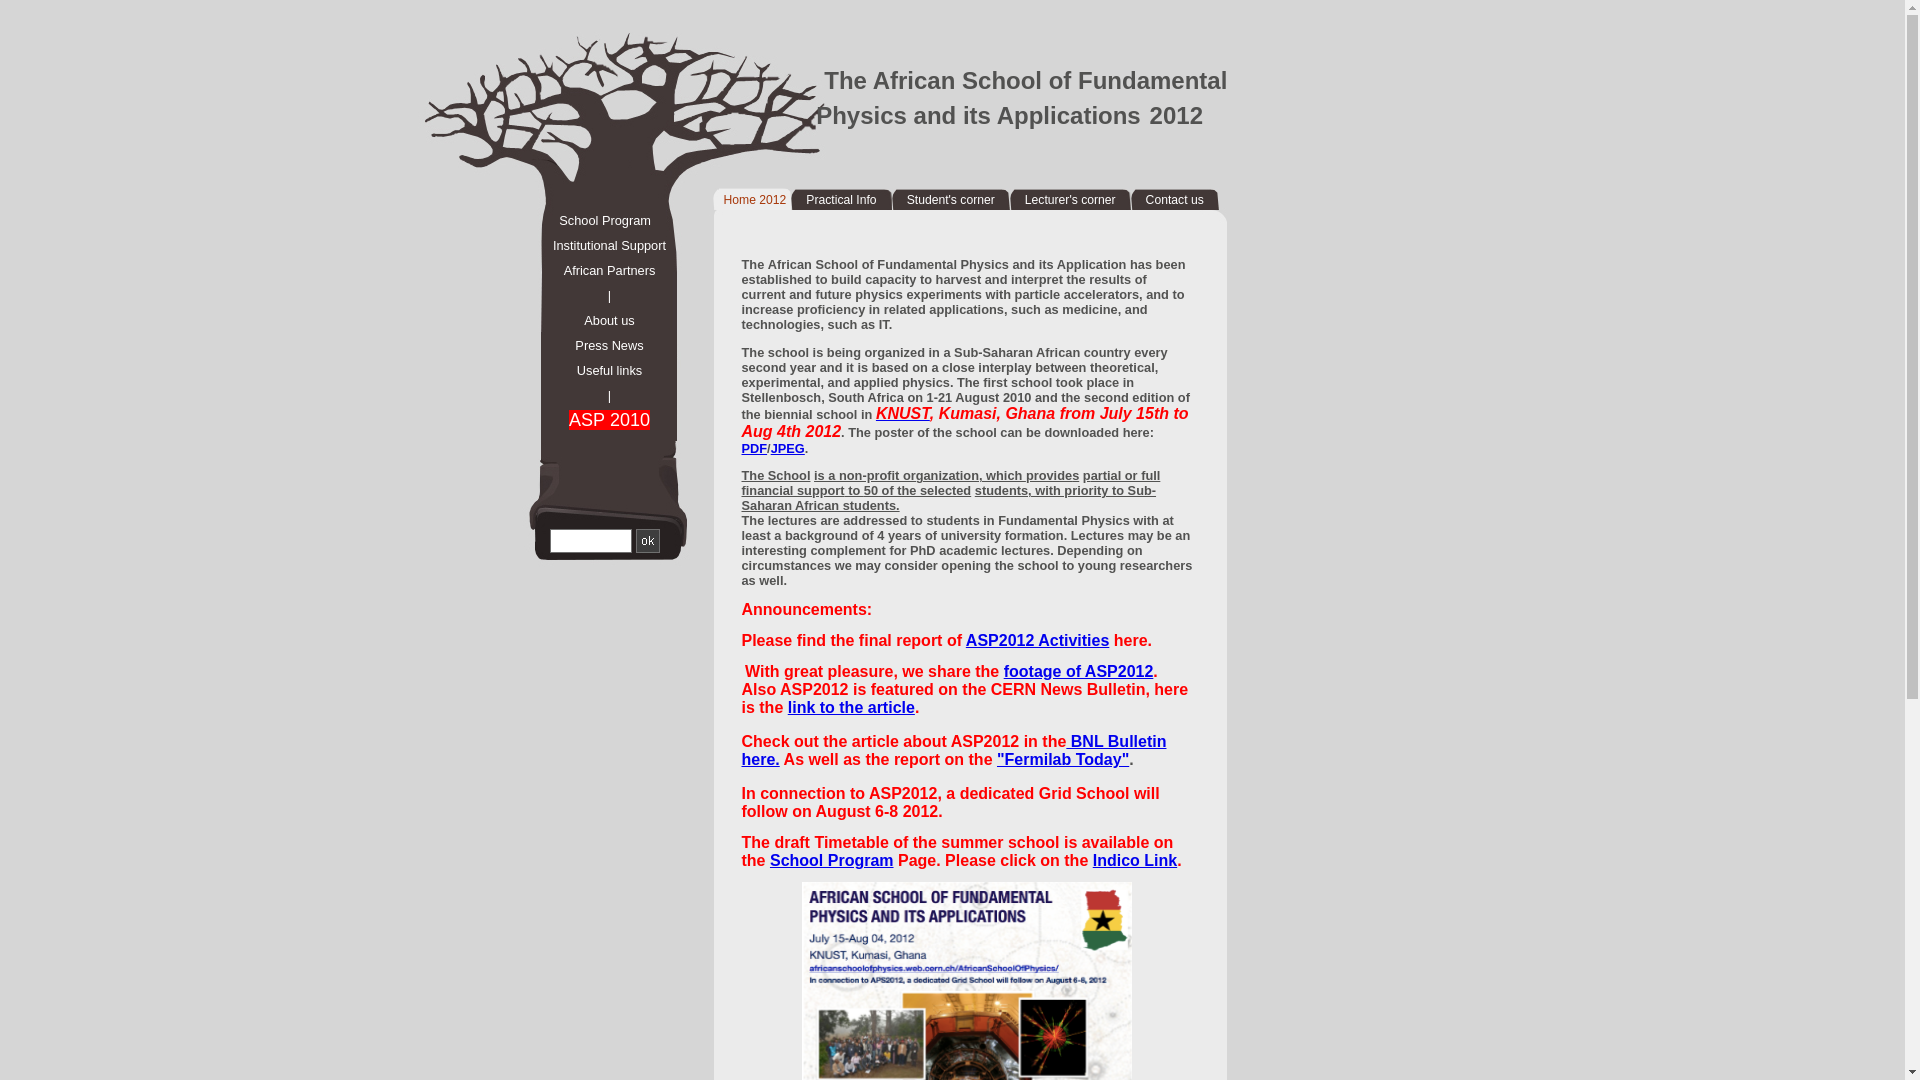 The image size is (1920, 1080). What do you see at coordinates (598, 370) in the screenshot?
I see `'Useful links'` at bounding box center [598, 370].